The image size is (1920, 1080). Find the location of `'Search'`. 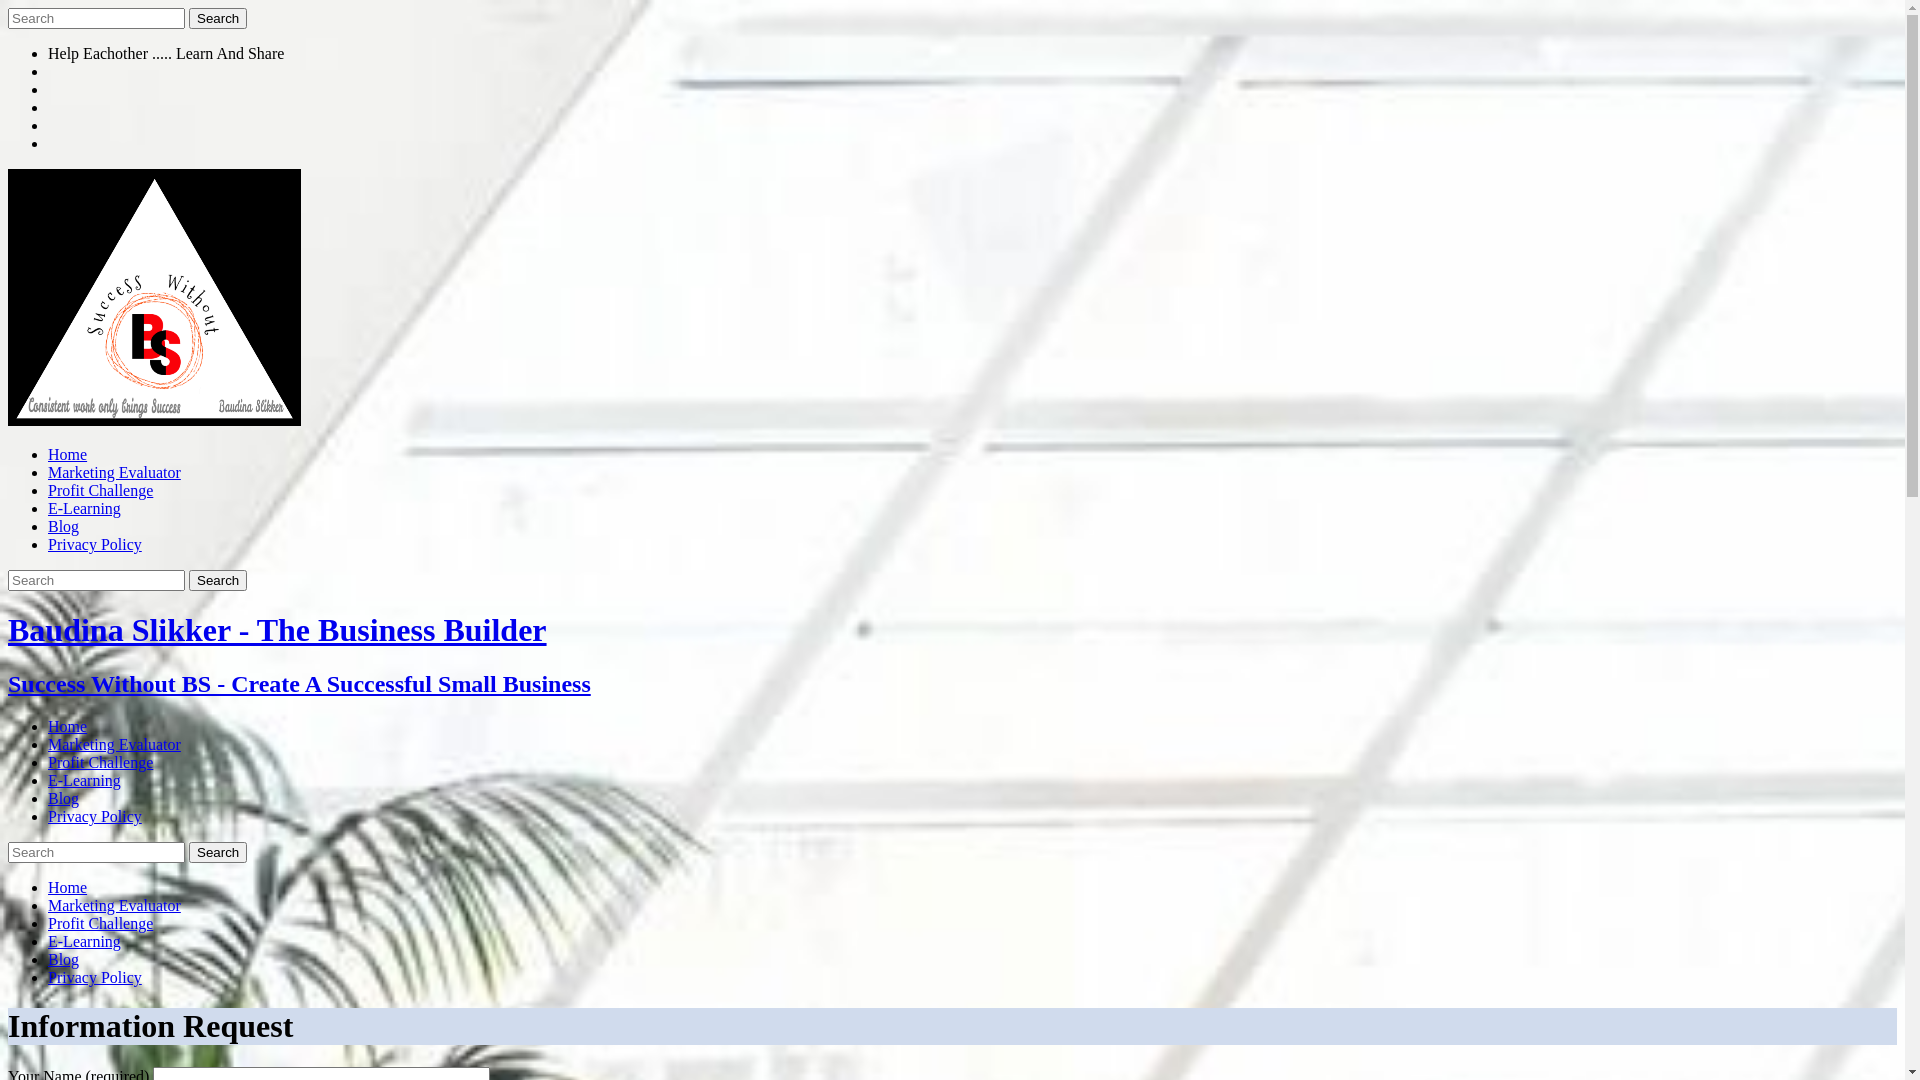

'Search' is located at coordinates (217, 18).